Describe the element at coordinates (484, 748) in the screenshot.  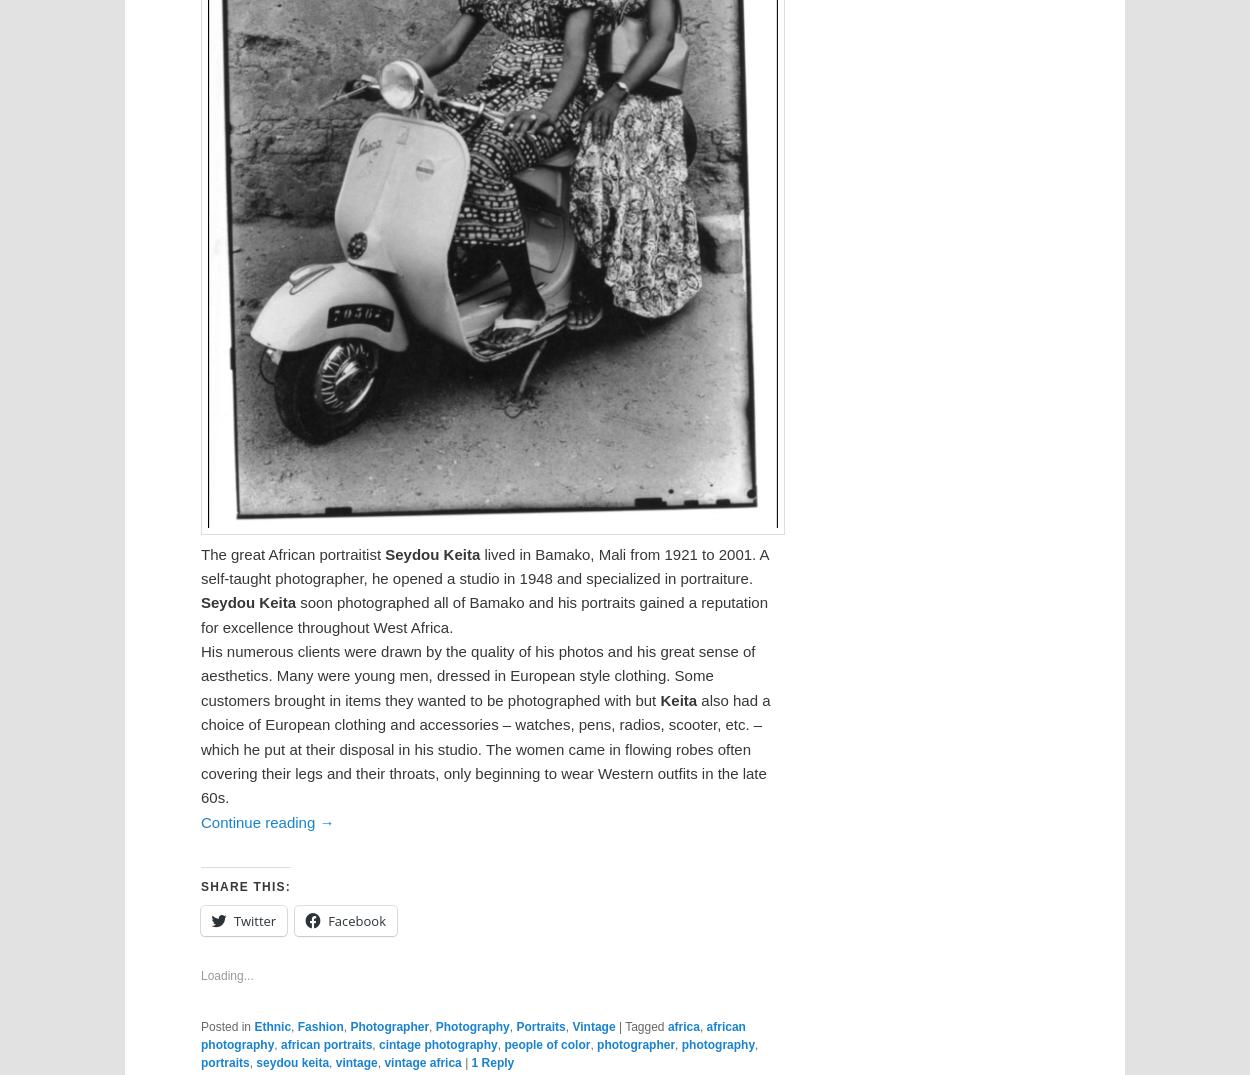
I see `'also had a choice of European clothing and accessories – watches, pens, radios, scooter, etc. – which he put at their disposal in his studio. The women came in flowing robes often covering their legs and their throats, only beginning to wear Western outfits in the late 60s.'` at that location.